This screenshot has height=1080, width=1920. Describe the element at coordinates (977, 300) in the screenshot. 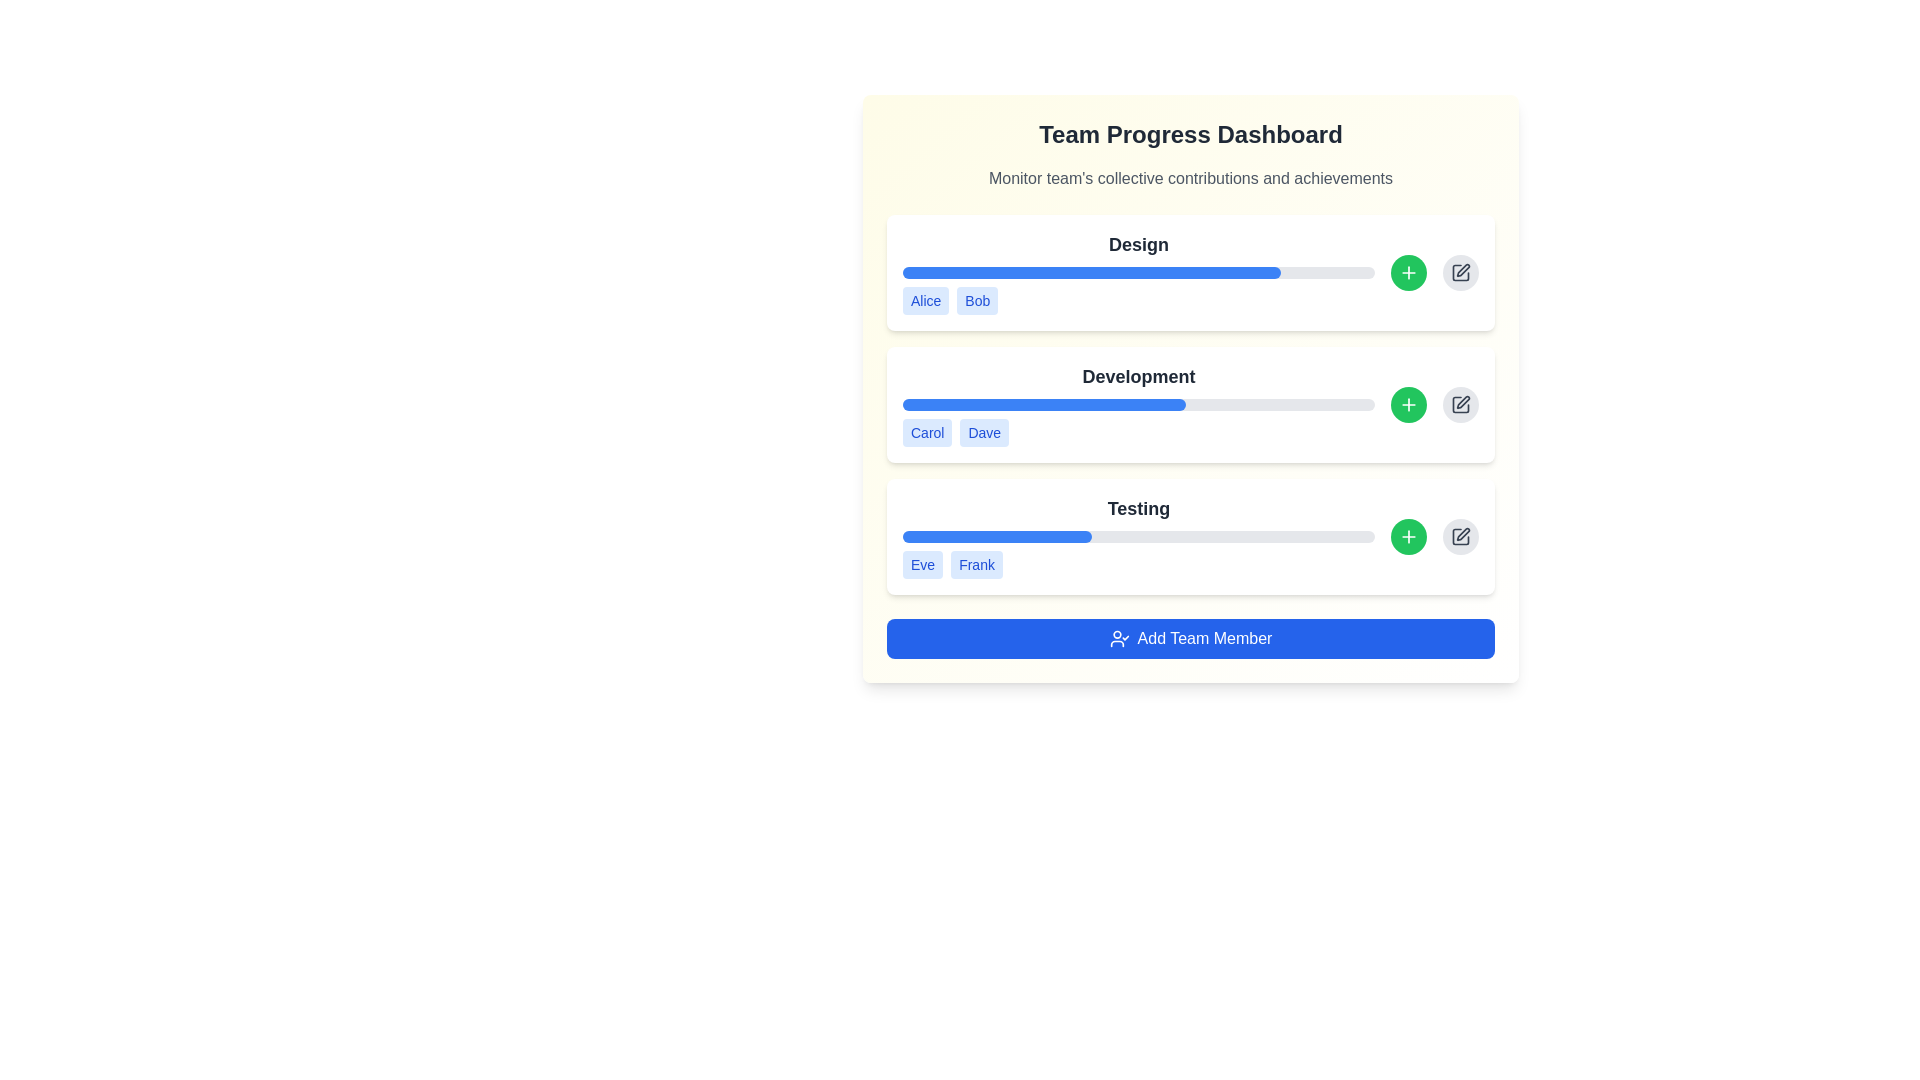

I see `the rightmost badge under the 'Design' section` at that location.